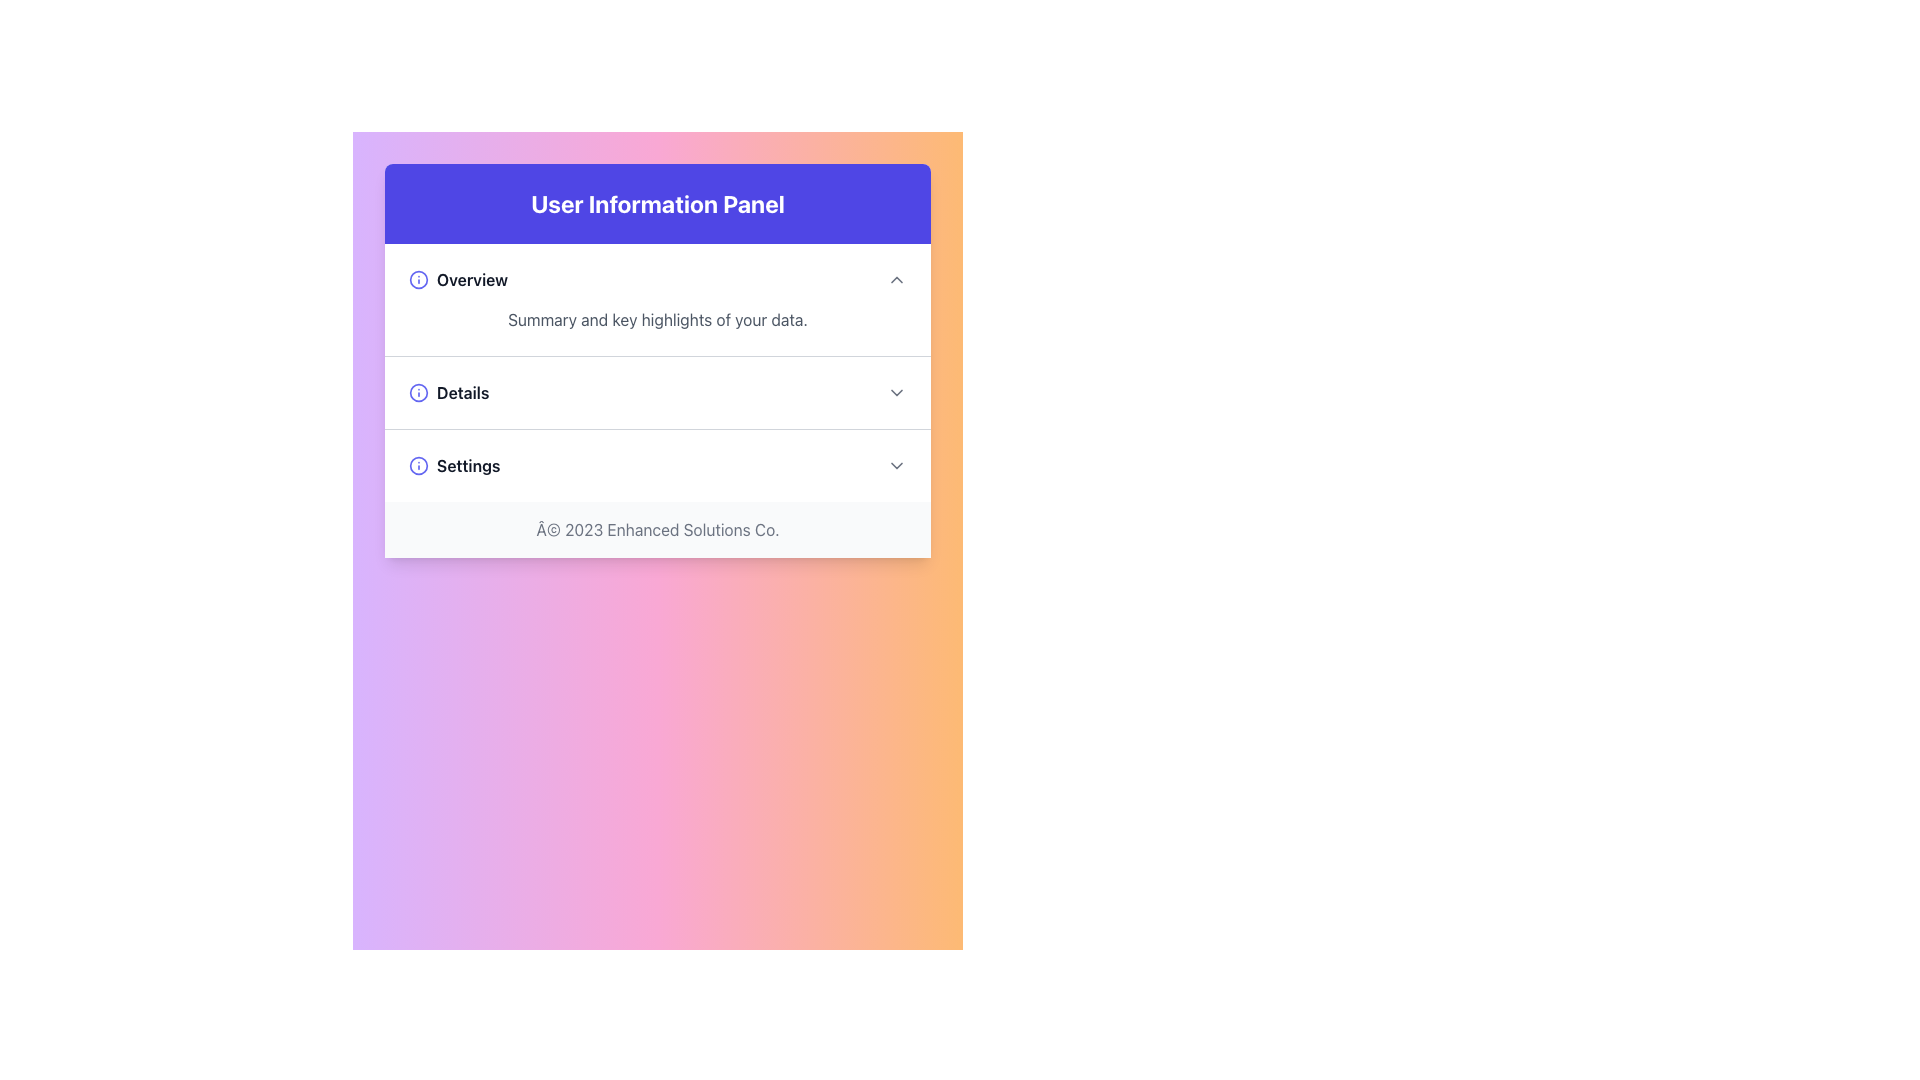 Image resolution: width=1920 pixels, height=1080 pixels. I want to click on the second section of the 'User Information Panel' that contains multiple item labels like 'Overview,' 'Details,' and 'Settings.', so click(657, 373).